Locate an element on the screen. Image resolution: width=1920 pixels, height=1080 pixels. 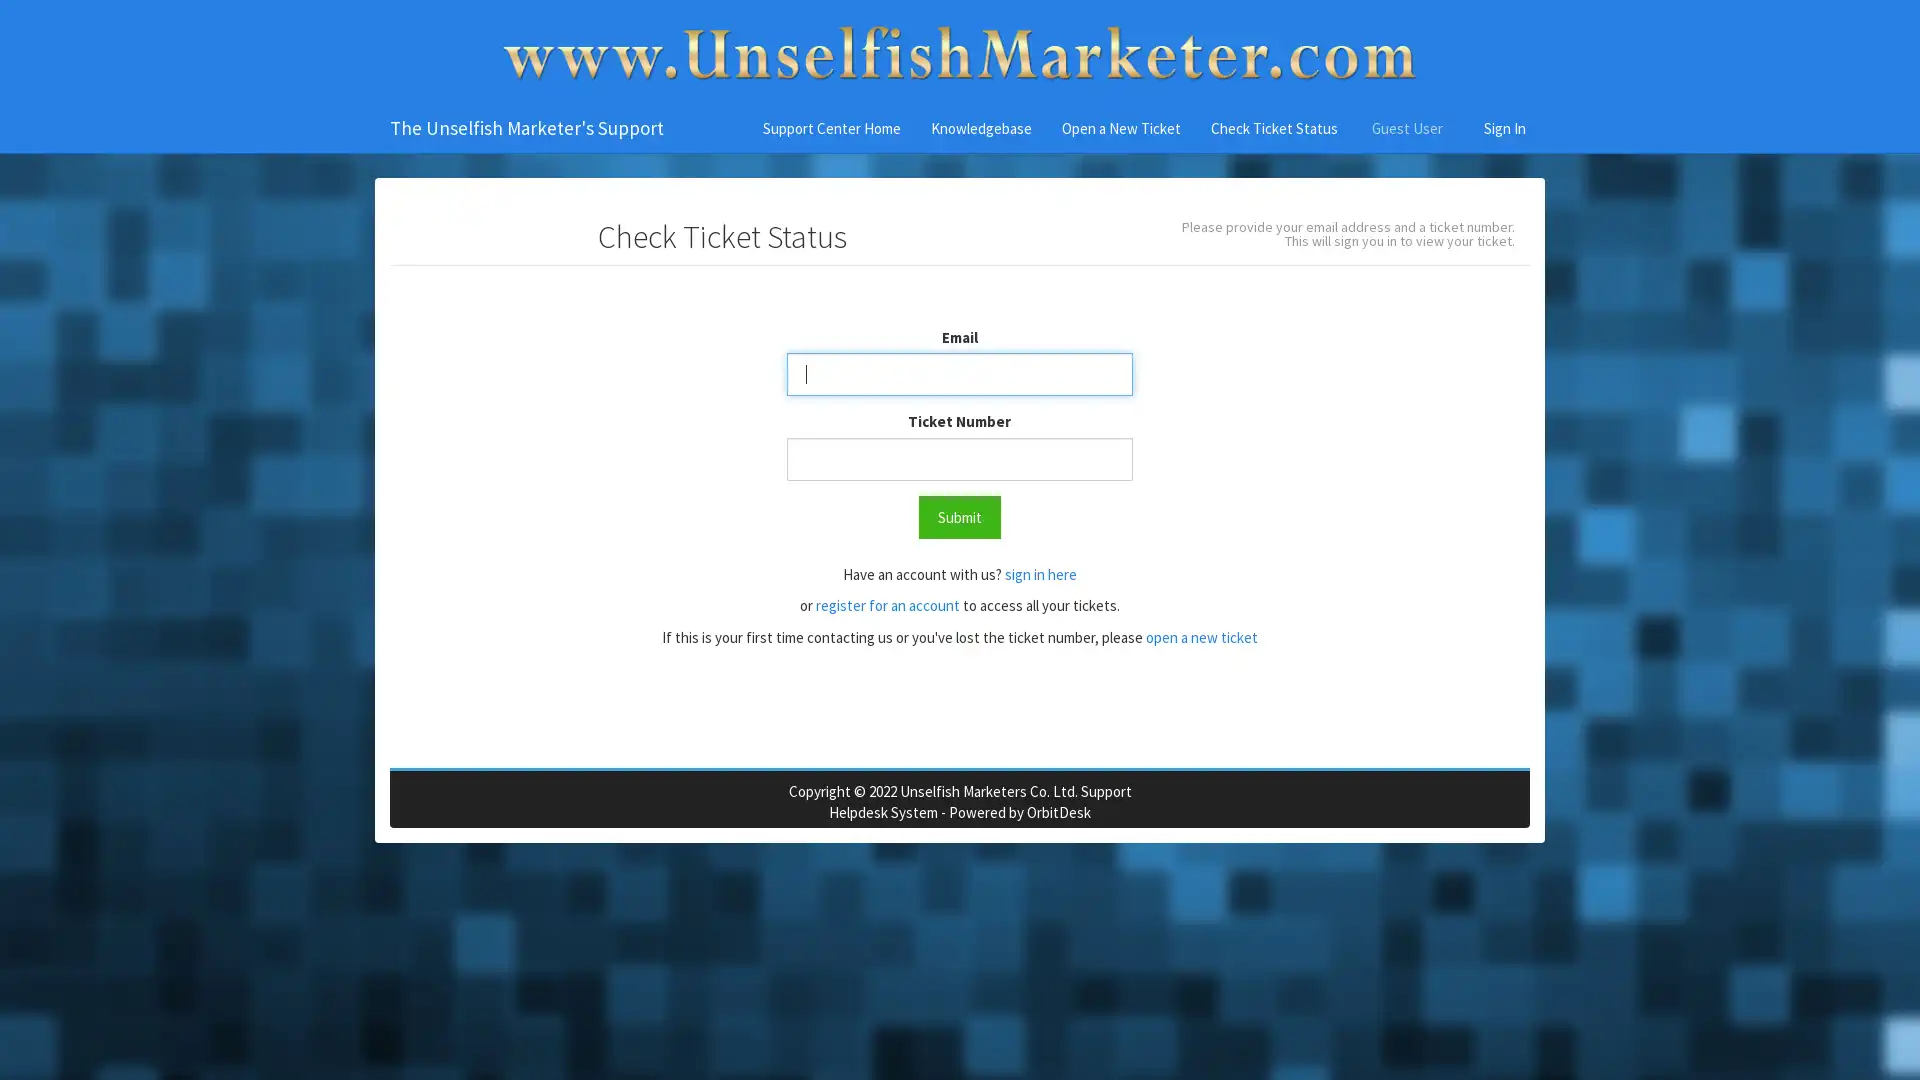
Guest User is located at coordinates (1406, 127).